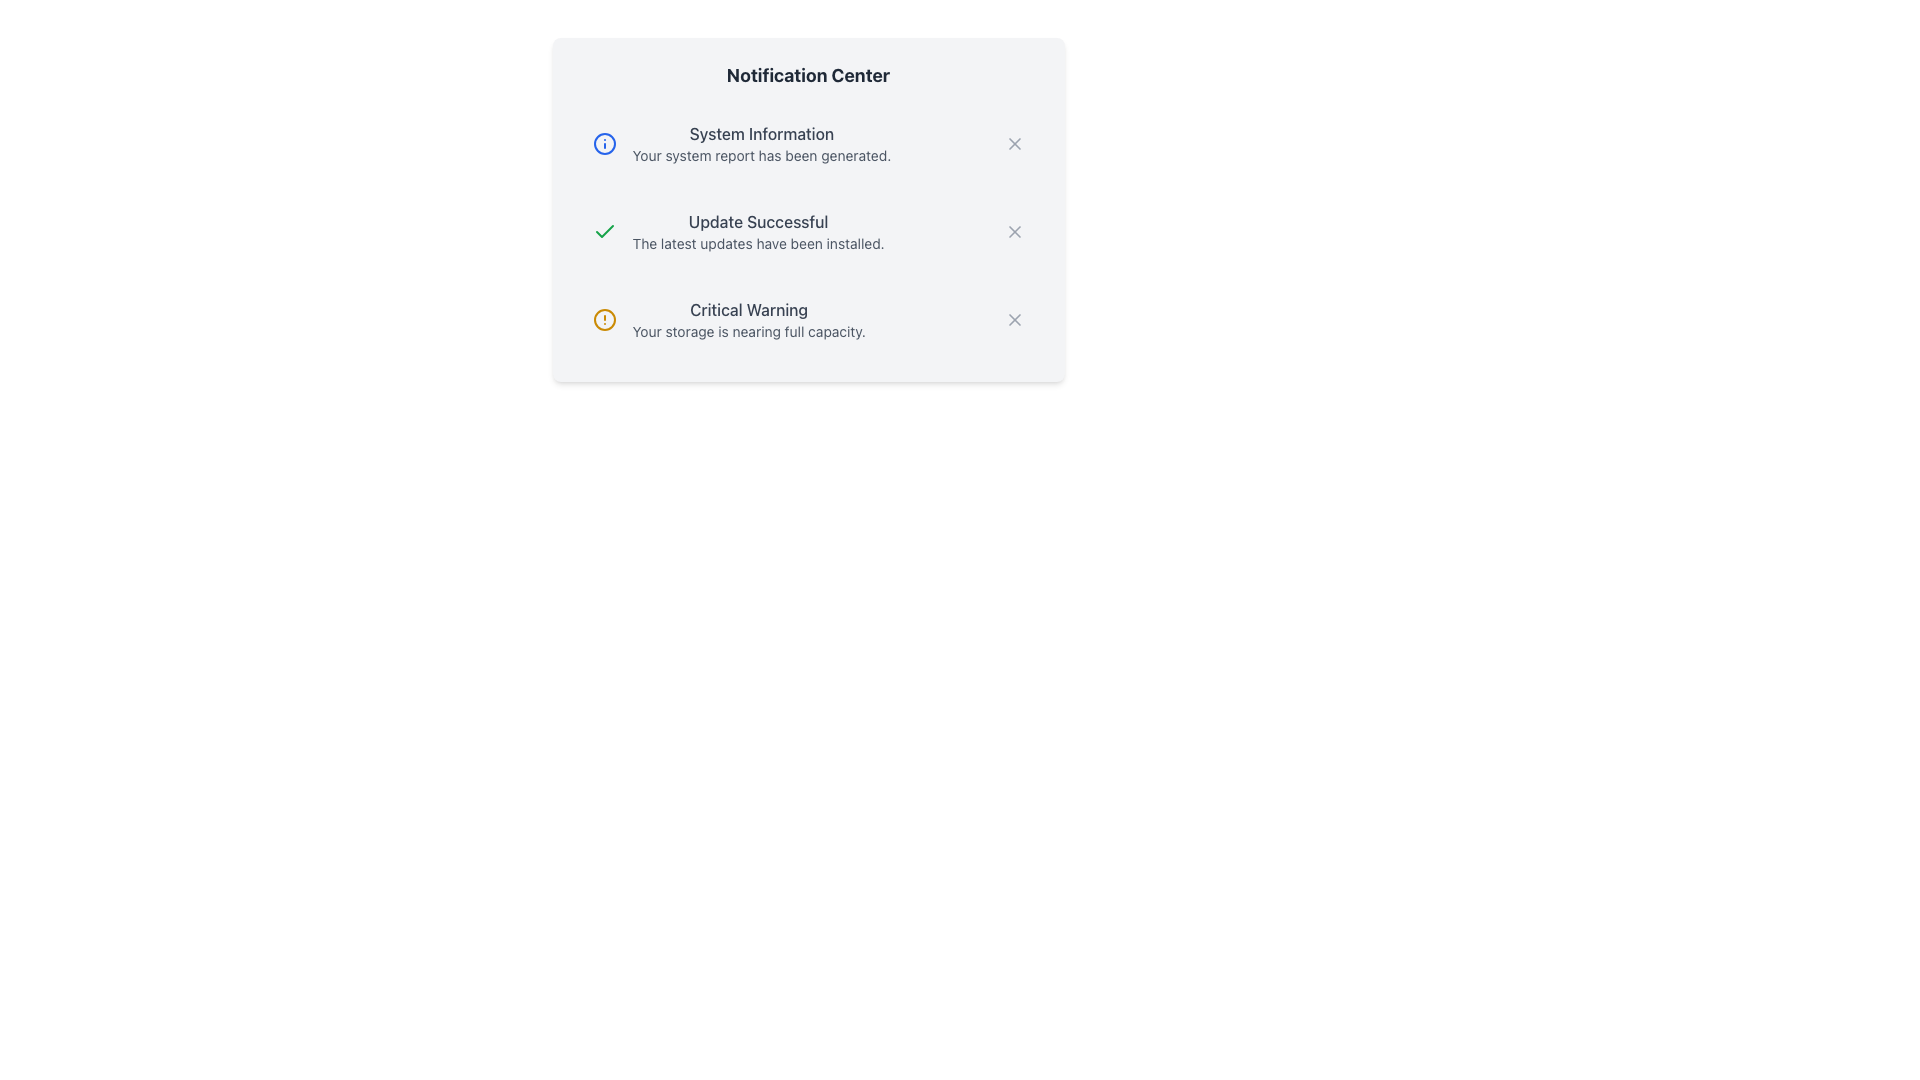 This screenshot has height=1080, width=1920. Describe the element at coordinates (757, 230) in the screenshot. I see `the Informational Text Block that displays 'Update Successful' and 'The latest updates have been installed', which is the second notification entry in the list of notifications` at that location.